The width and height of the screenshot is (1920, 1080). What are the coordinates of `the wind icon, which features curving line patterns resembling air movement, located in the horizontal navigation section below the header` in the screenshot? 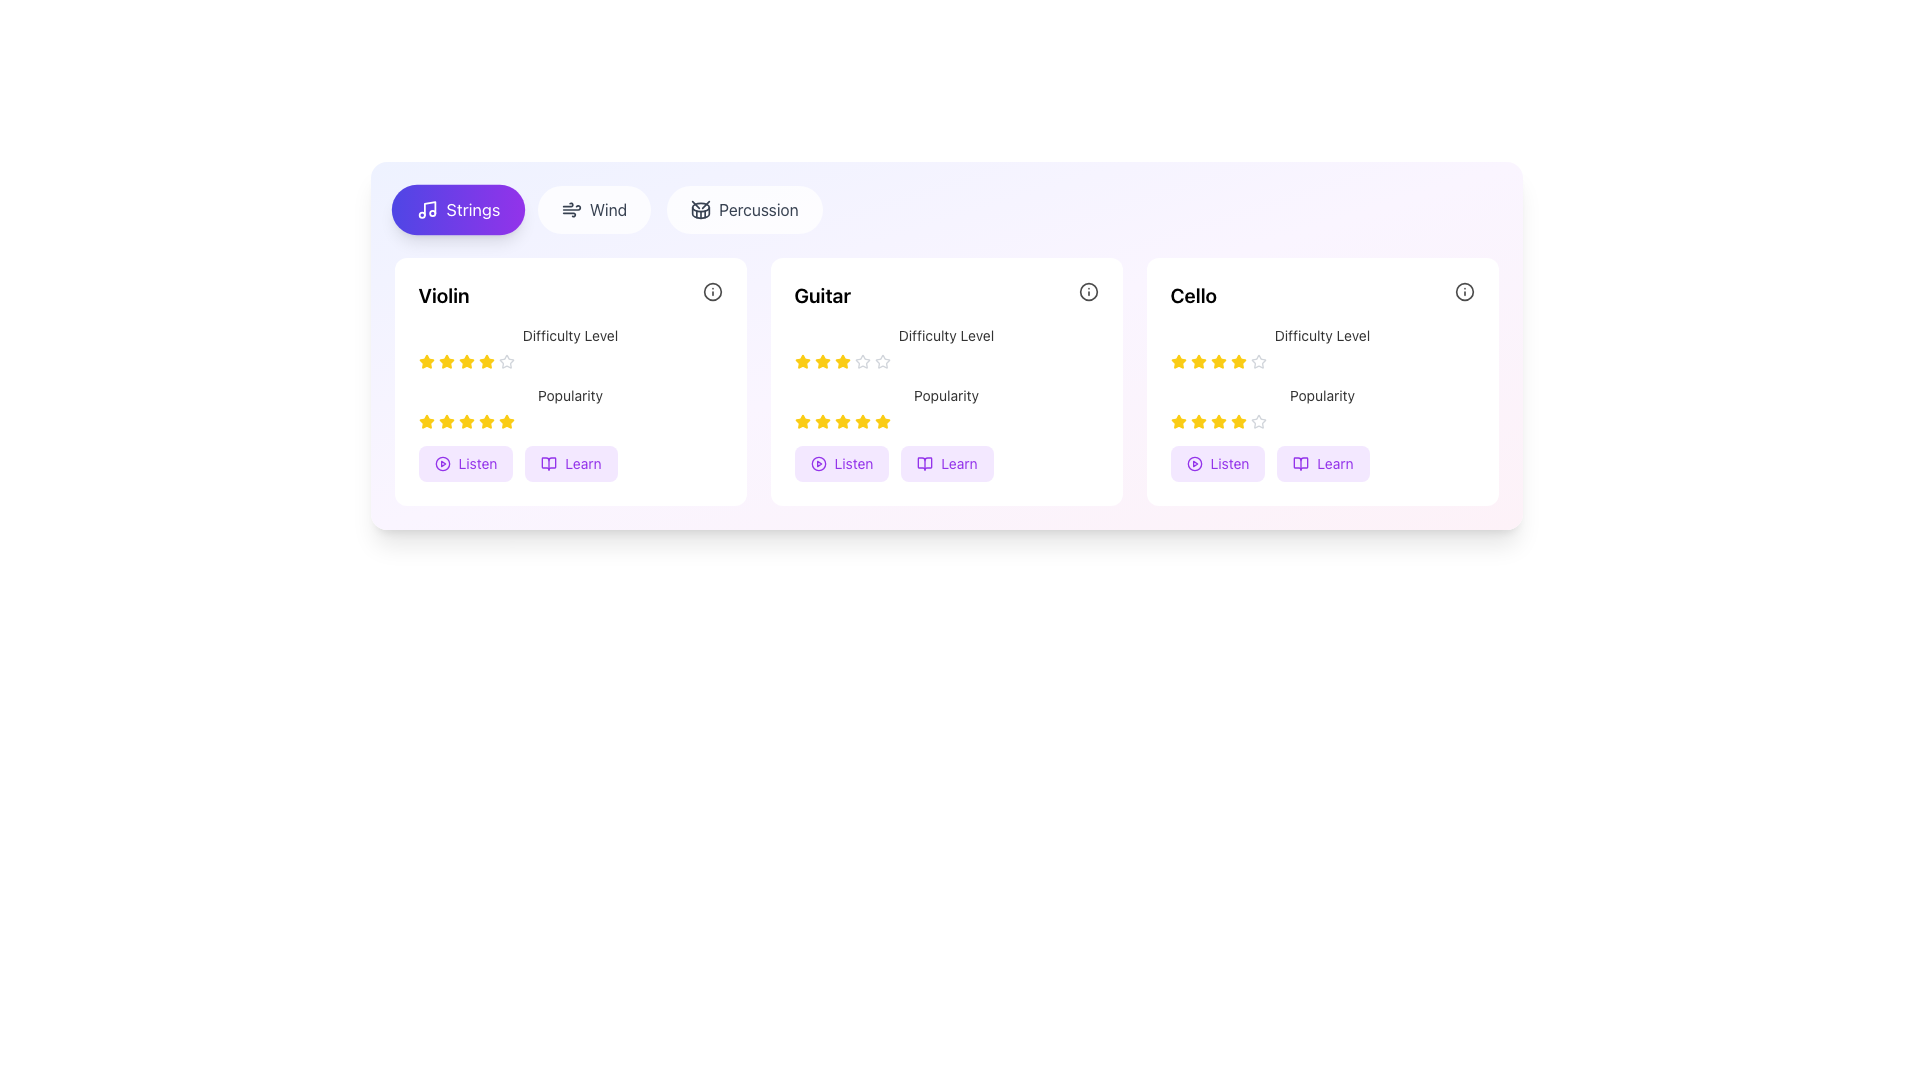 It's located at (570, 209).